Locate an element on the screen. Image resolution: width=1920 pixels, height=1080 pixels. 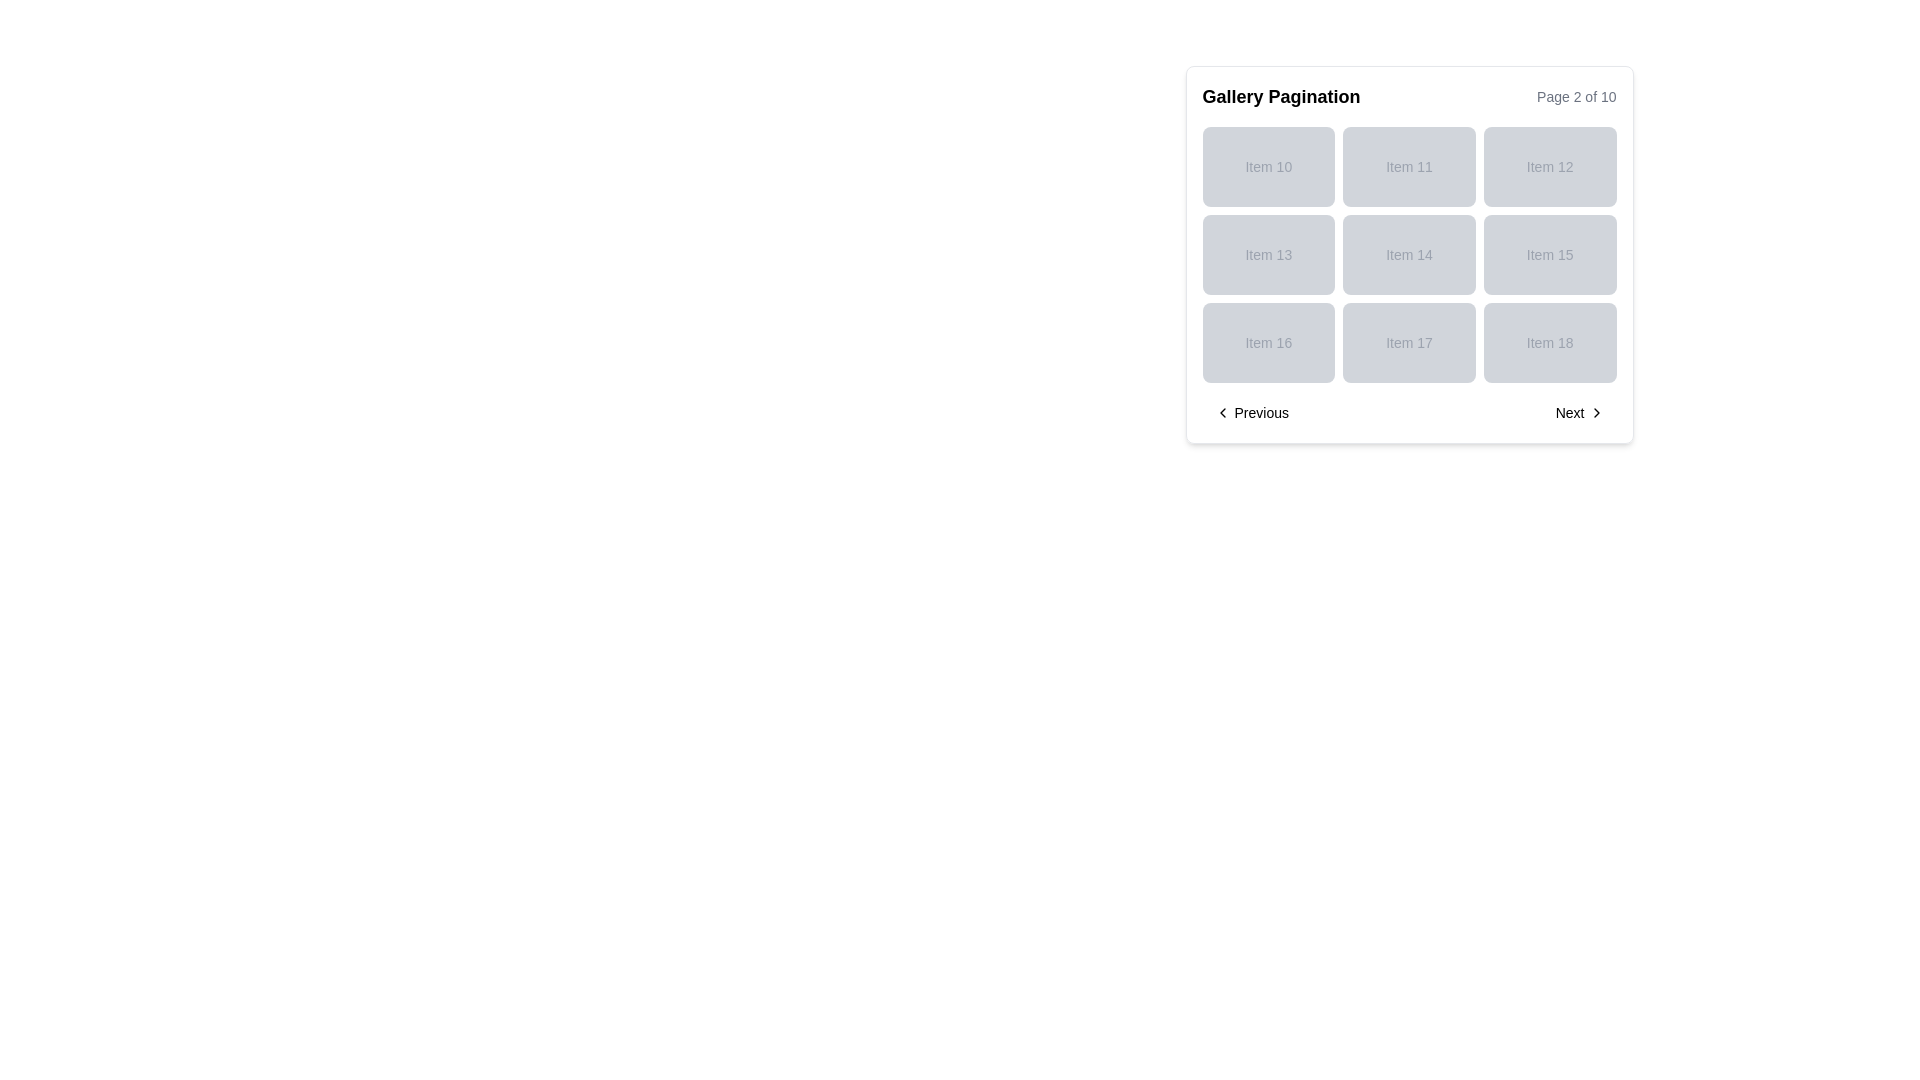
the grid tile element labeled 'Item 13' is located at coordinates (1267, 253).